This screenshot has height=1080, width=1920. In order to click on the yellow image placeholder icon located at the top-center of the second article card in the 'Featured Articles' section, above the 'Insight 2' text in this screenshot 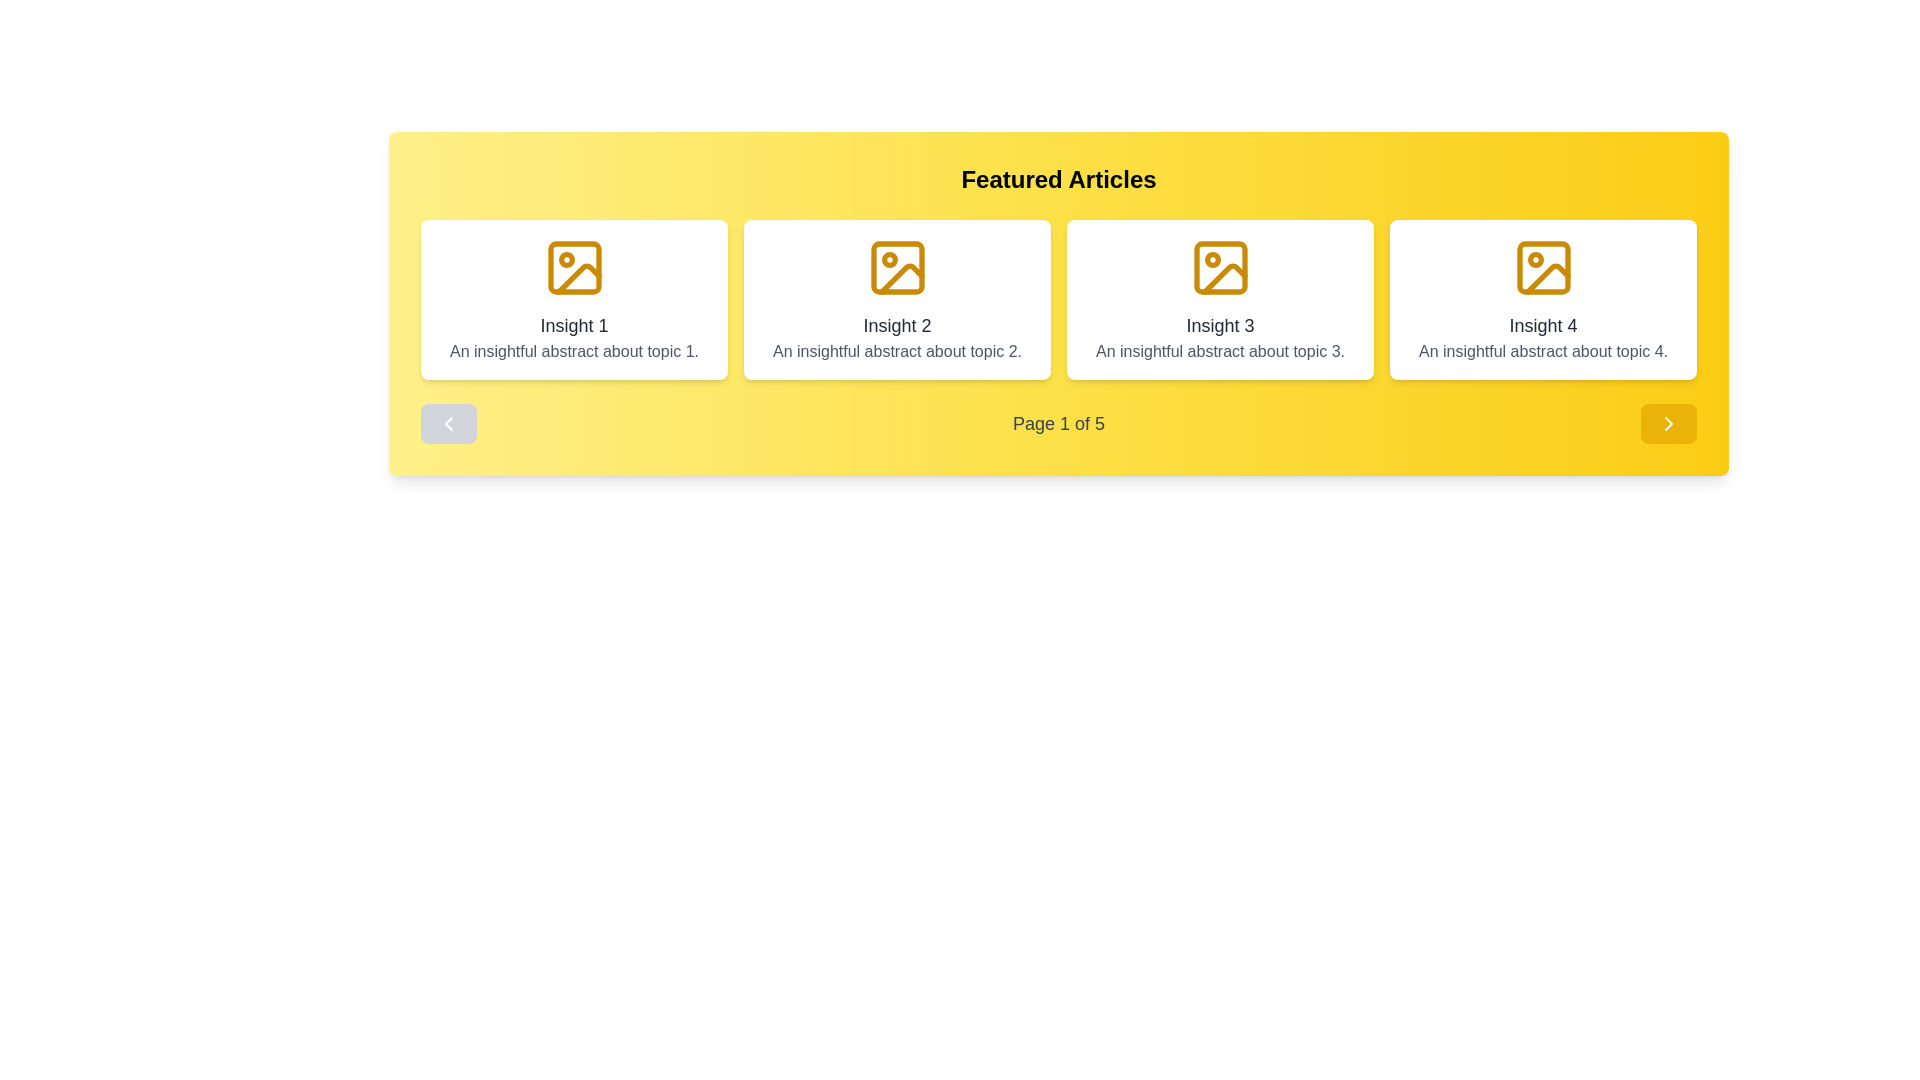, I will do `click(896, 266)`.